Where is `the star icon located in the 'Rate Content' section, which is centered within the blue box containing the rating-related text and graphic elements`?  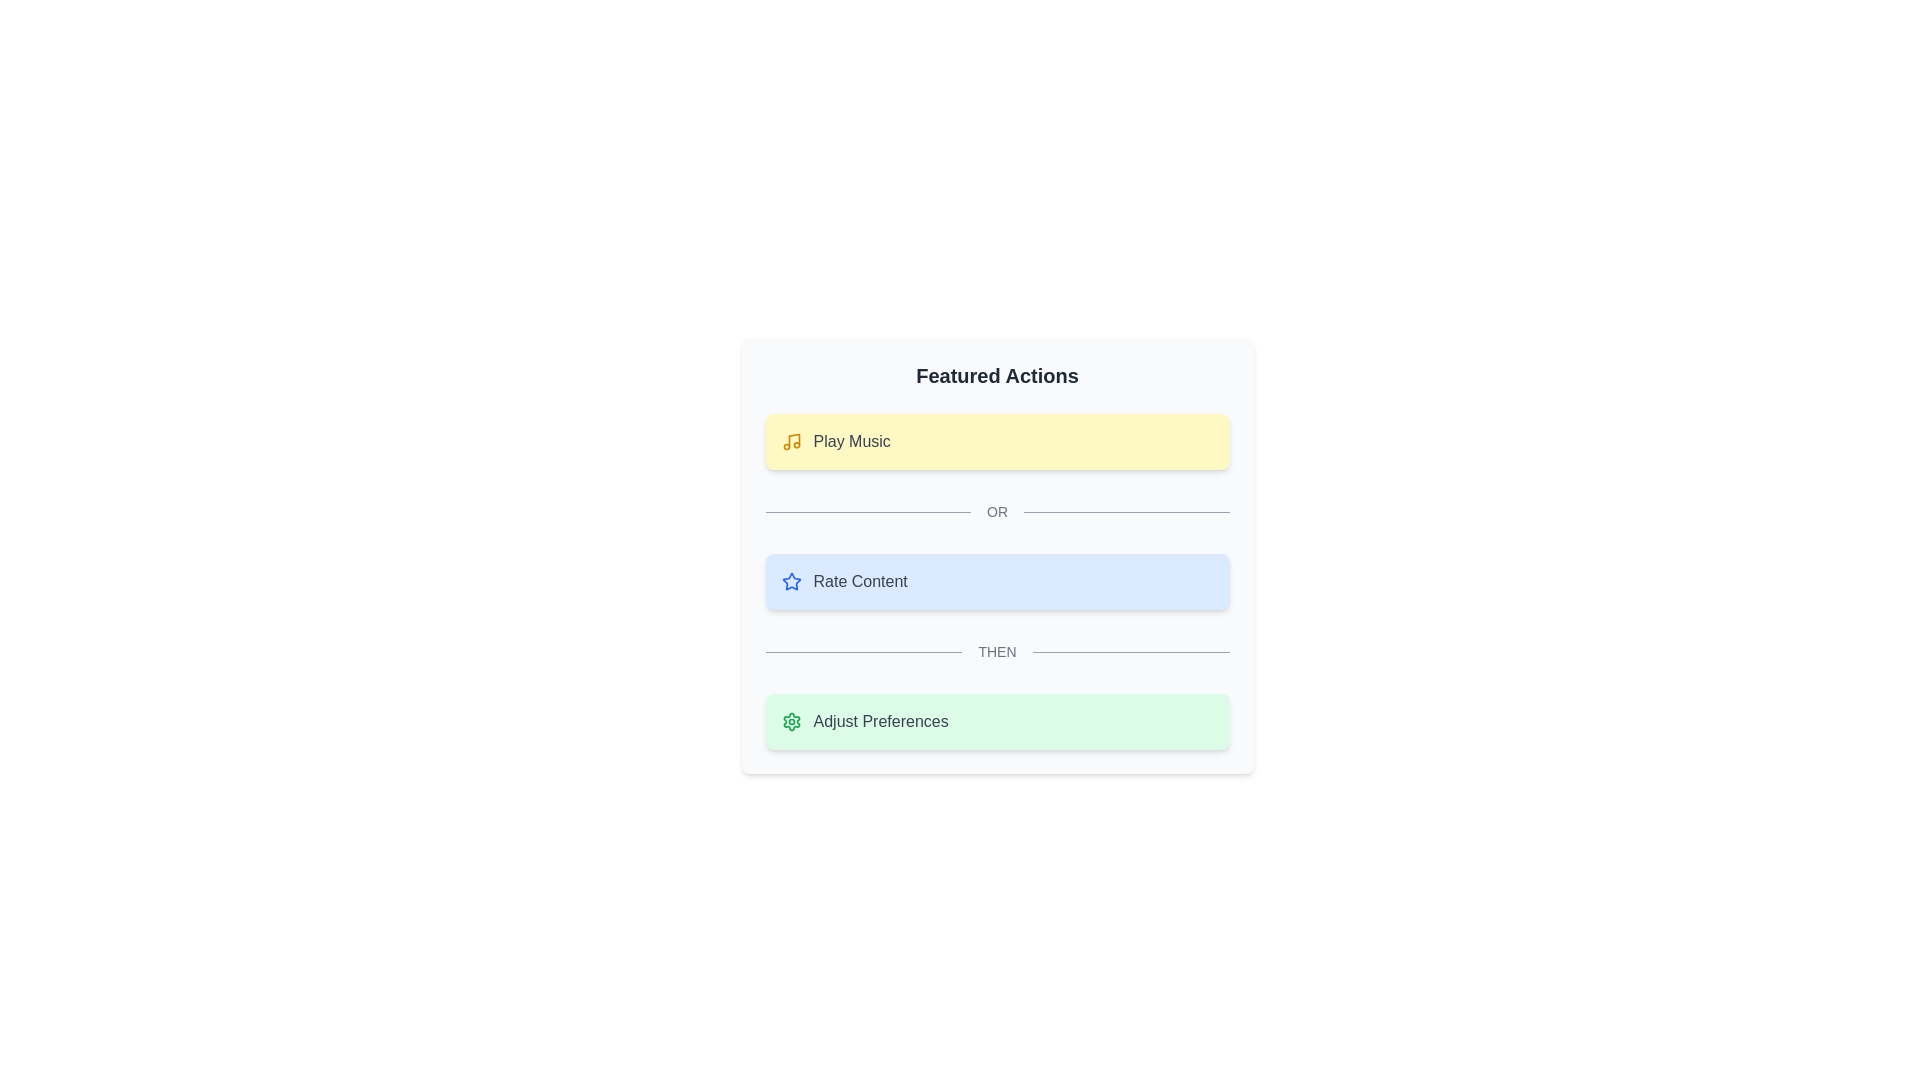
the star icon located in the 'Rate Content' section, which is centered within the blue box containing the rating-related text and graphic elements is located at coordinates (790, 581).